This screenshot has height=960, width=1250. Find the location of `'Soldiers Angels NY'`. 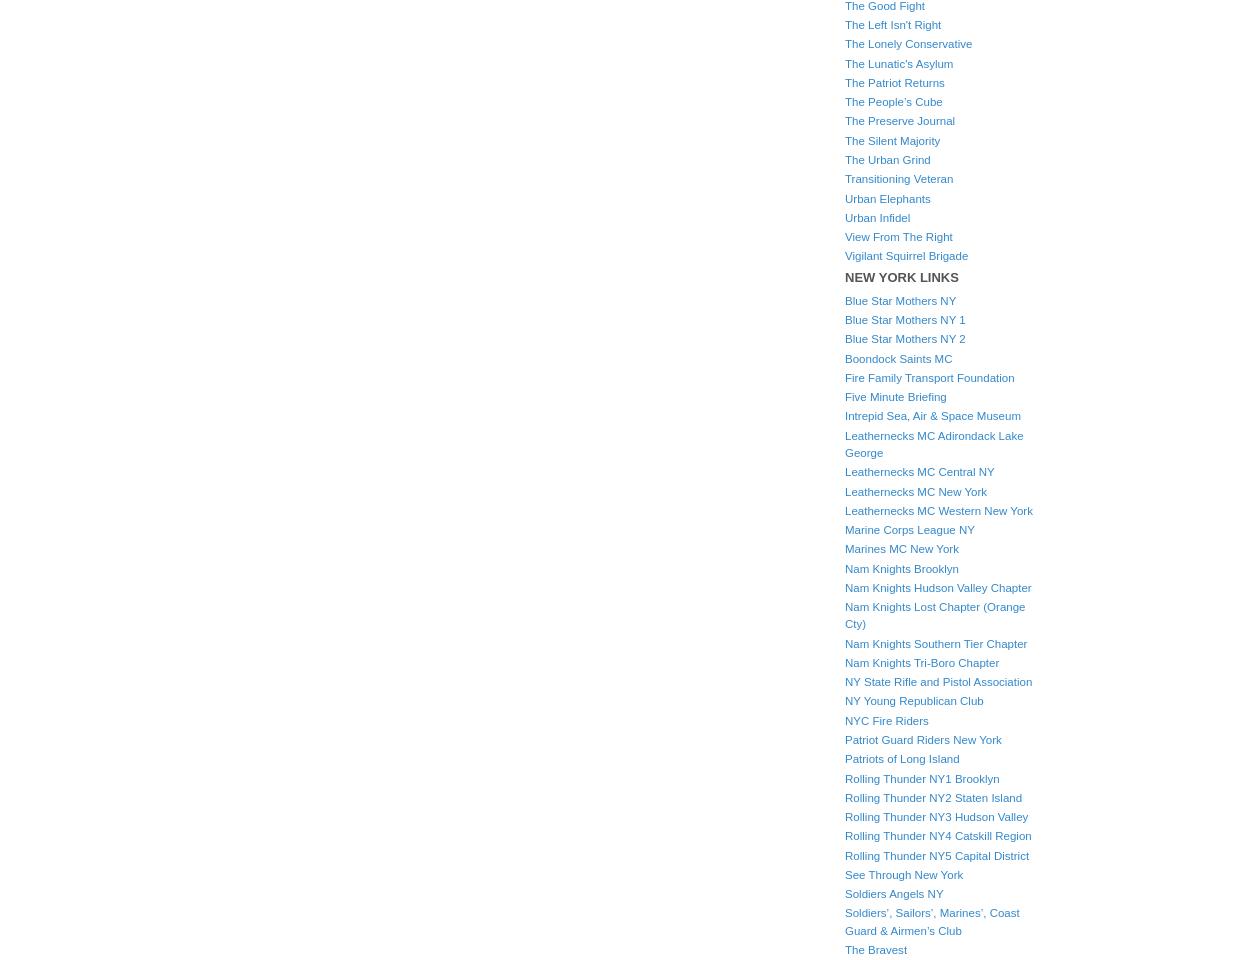

'Soldiers Angels NY' is located at coordinates (893, 893).